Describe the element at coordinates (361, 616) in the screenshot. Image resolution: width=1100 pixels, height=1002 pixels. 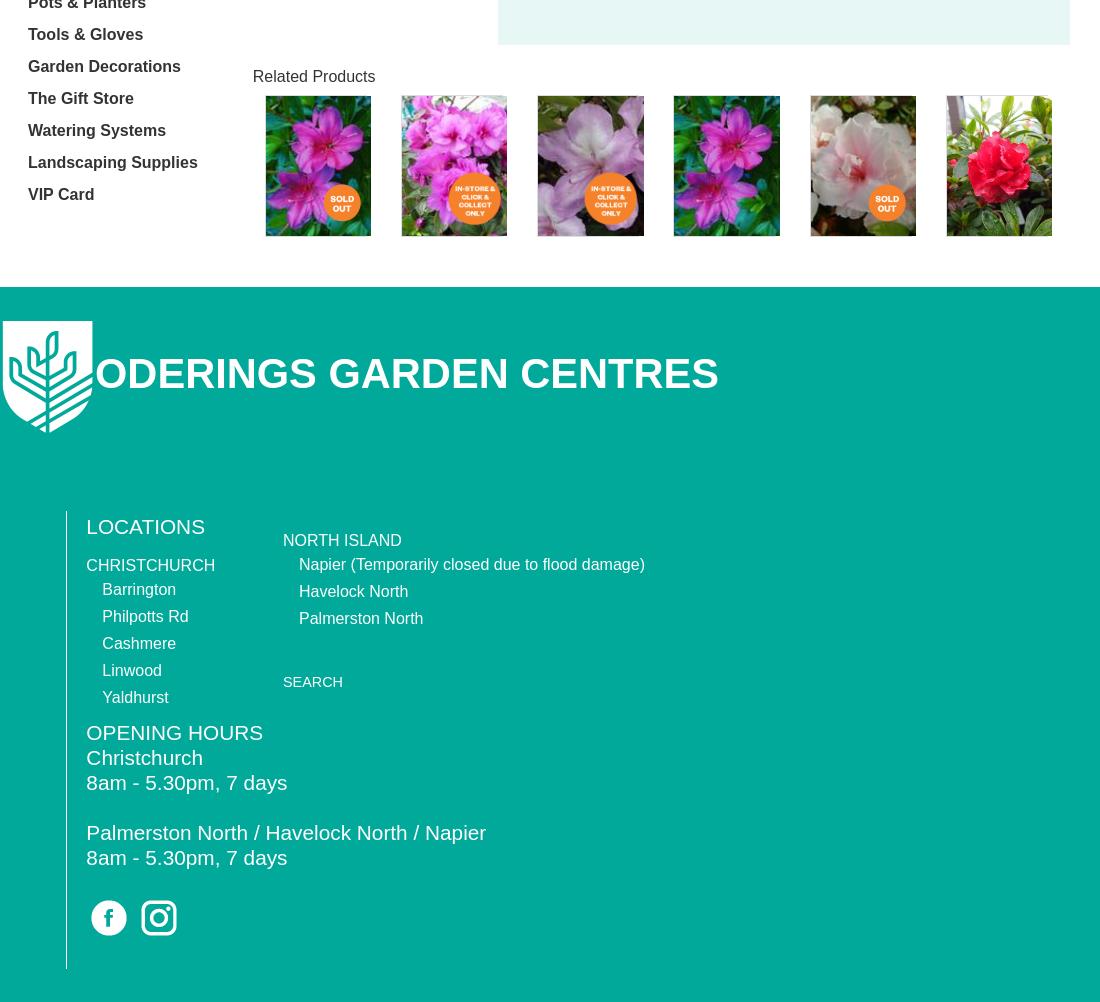
I see `'Palmerston North'` at that location.